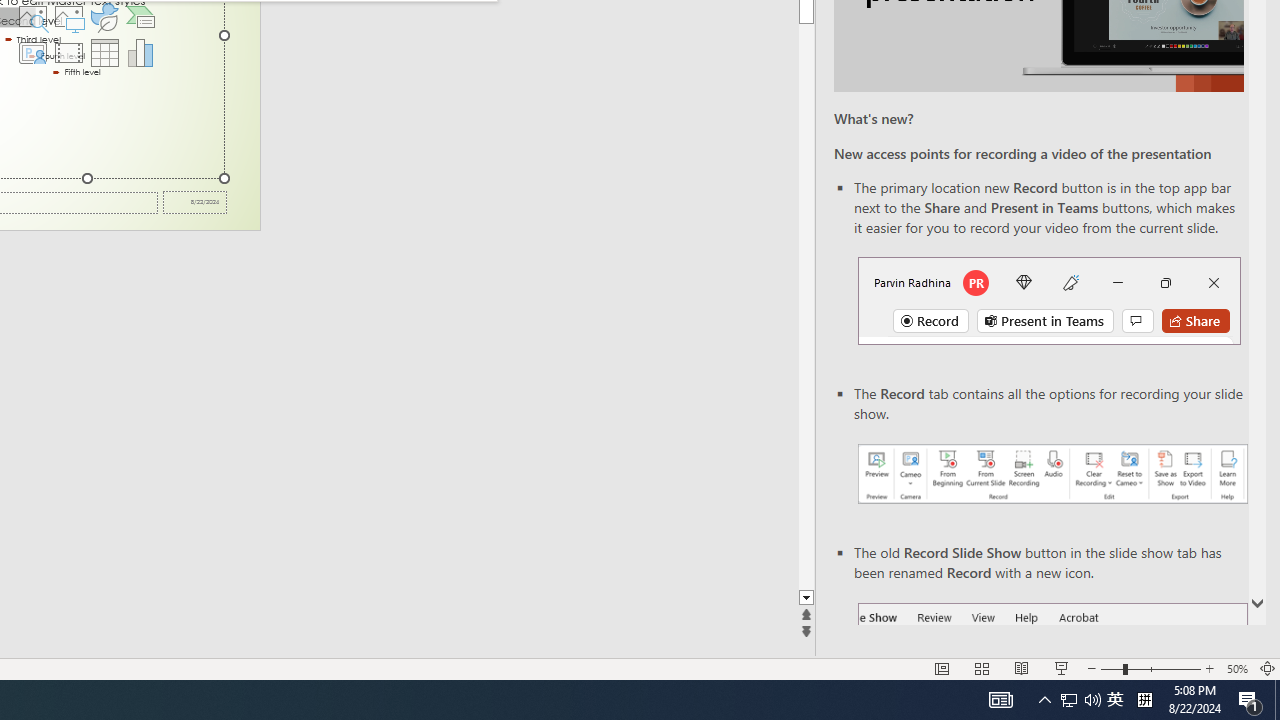  Describe the element at coordinates (1236, 669) in the screenshot. I see `'Zoom 50%'` at that location.